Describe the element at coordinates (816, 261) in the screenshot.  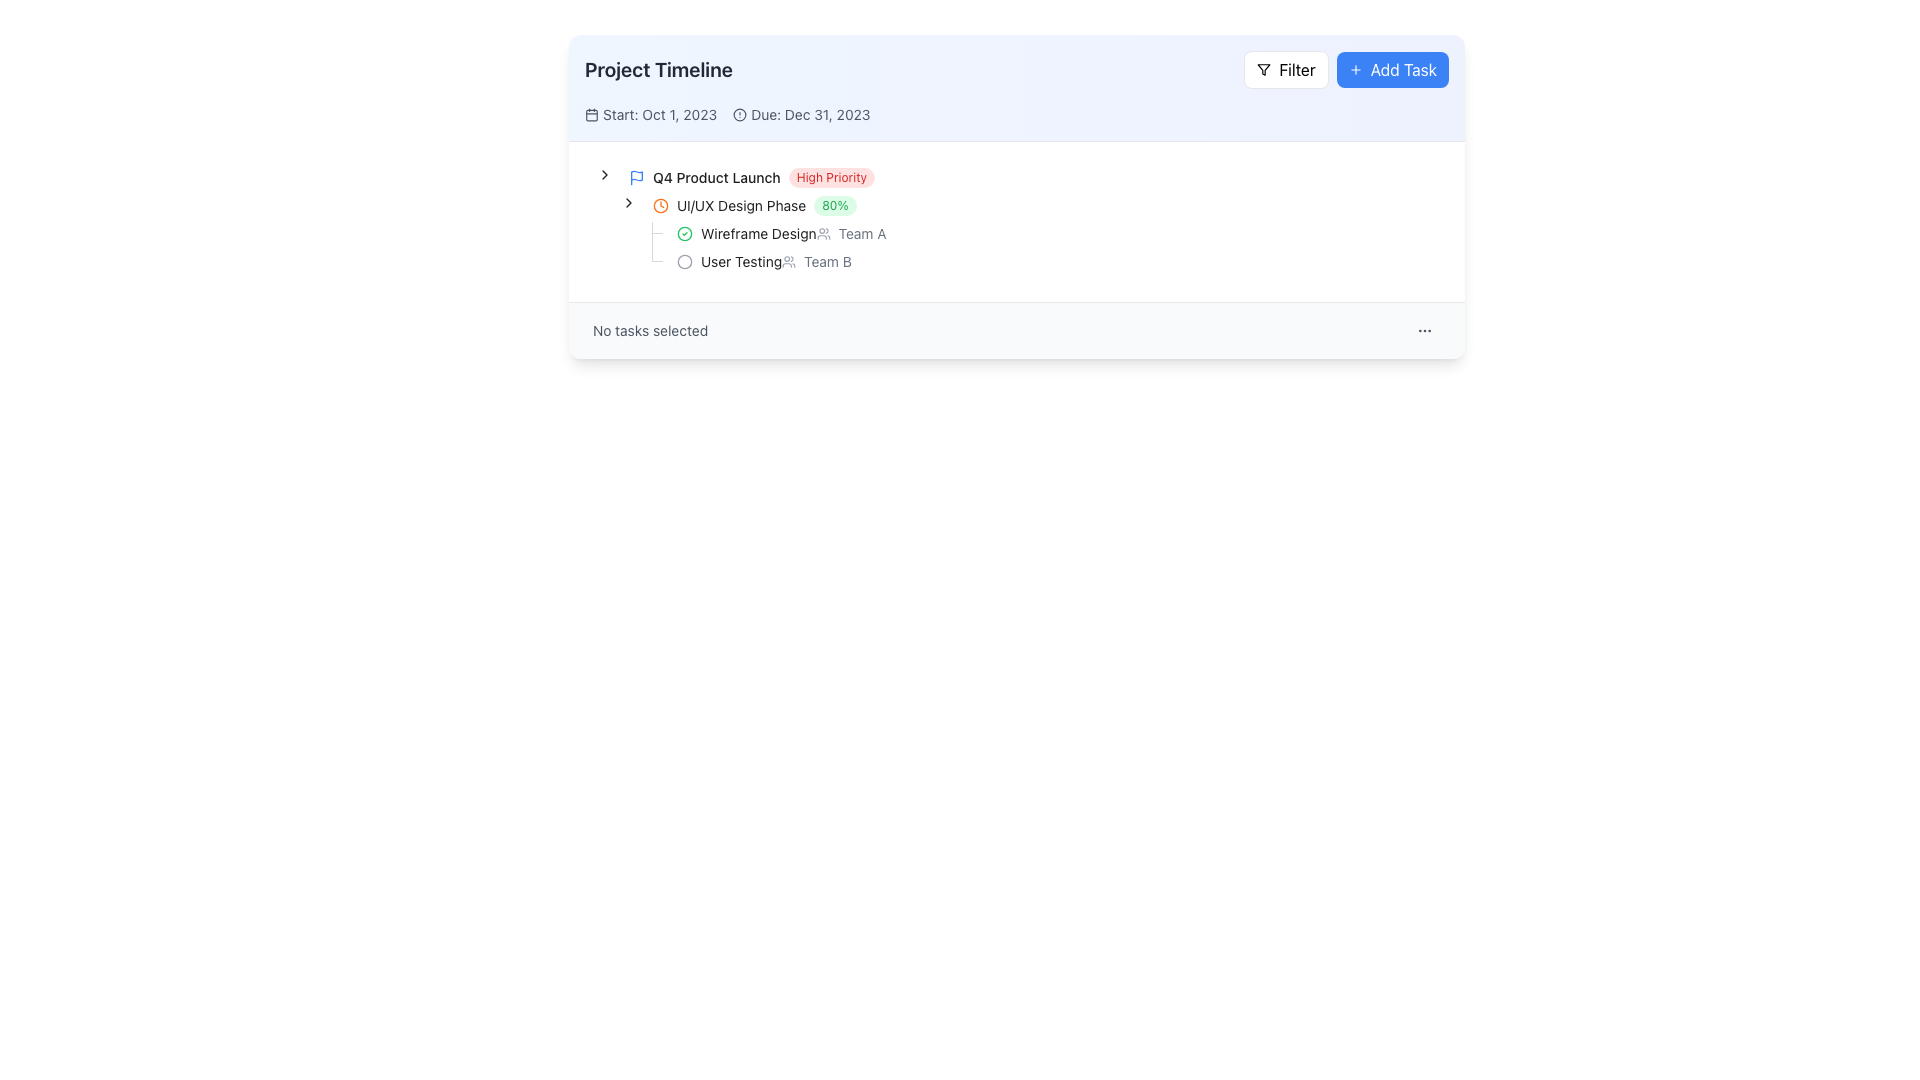
I see `text label 'Team B' which is displayed in a serif font with a gray color scheme, positioned near the bottom of the 'UI/UX Design Phase' section, following the 'User Testing' label` at that location.